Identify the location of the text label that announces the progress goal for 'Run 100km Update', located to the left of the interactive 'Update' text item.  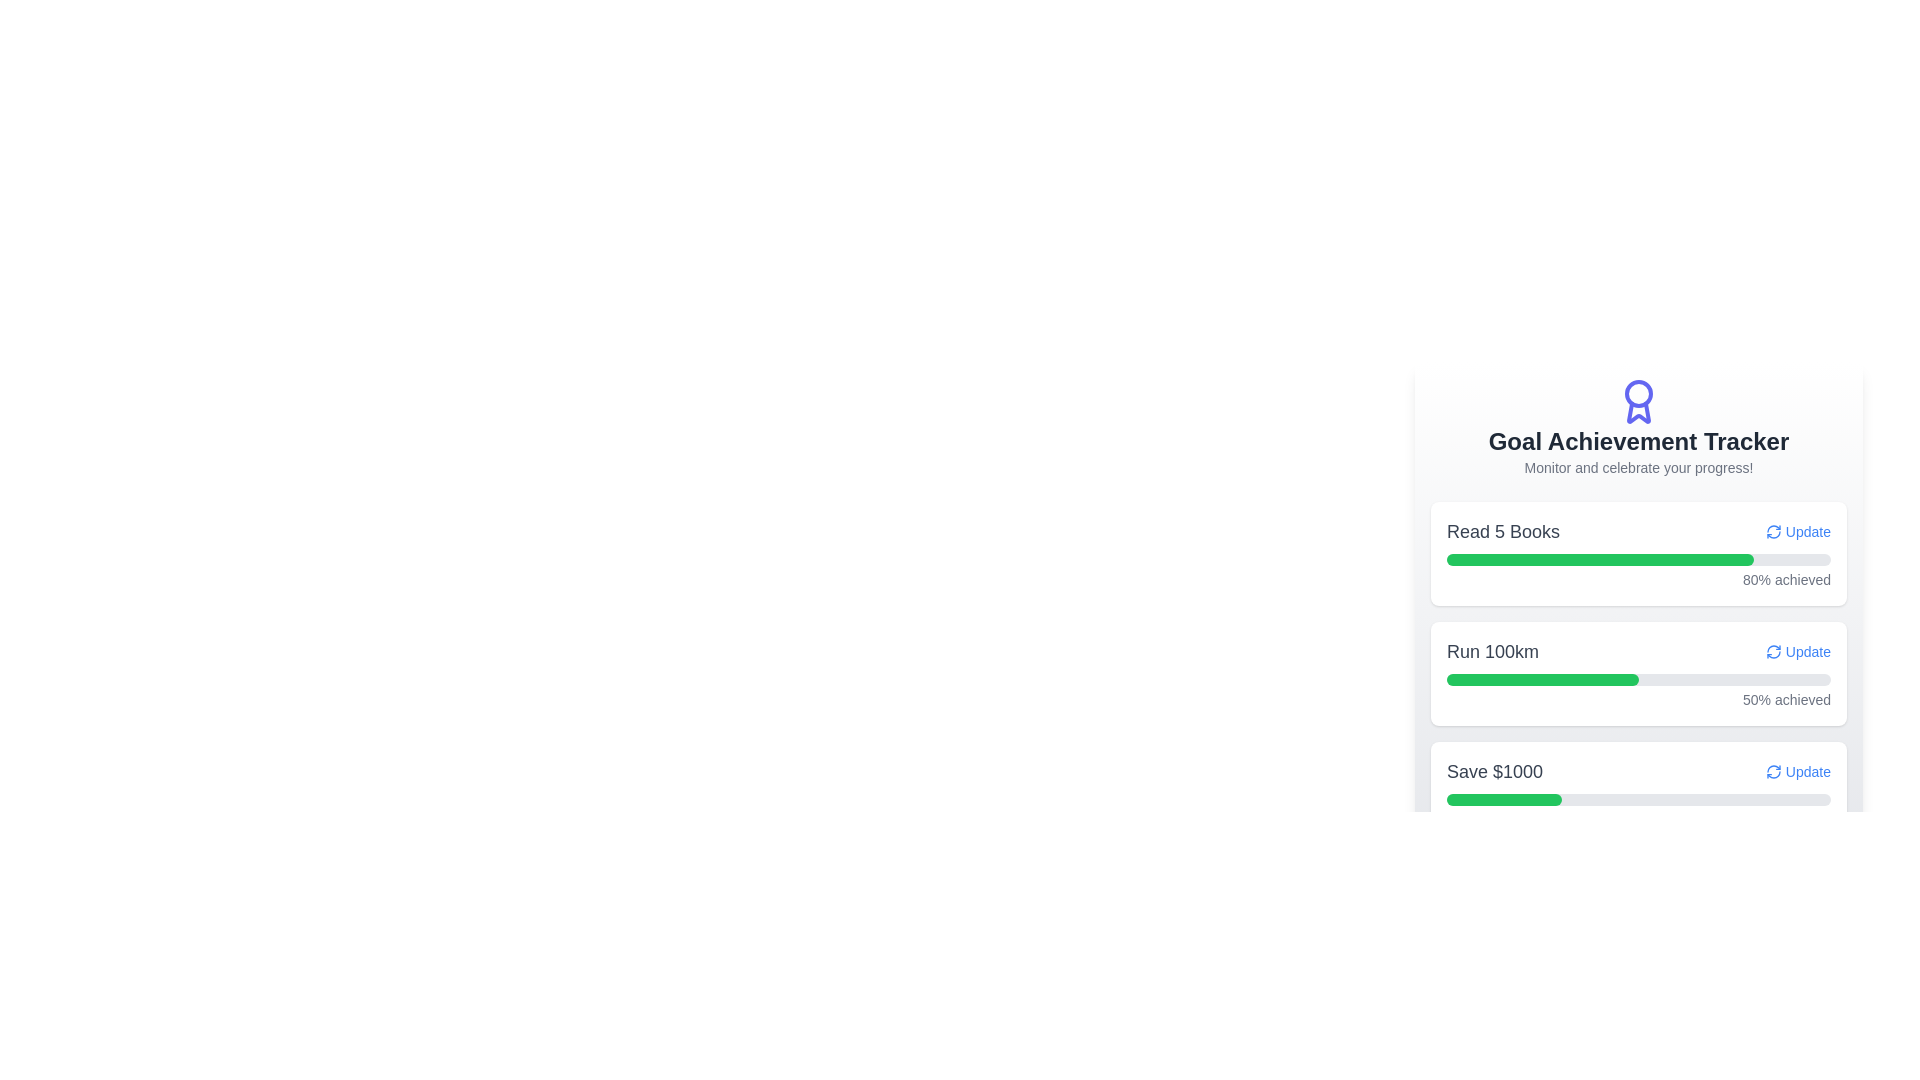
(1492, 651).